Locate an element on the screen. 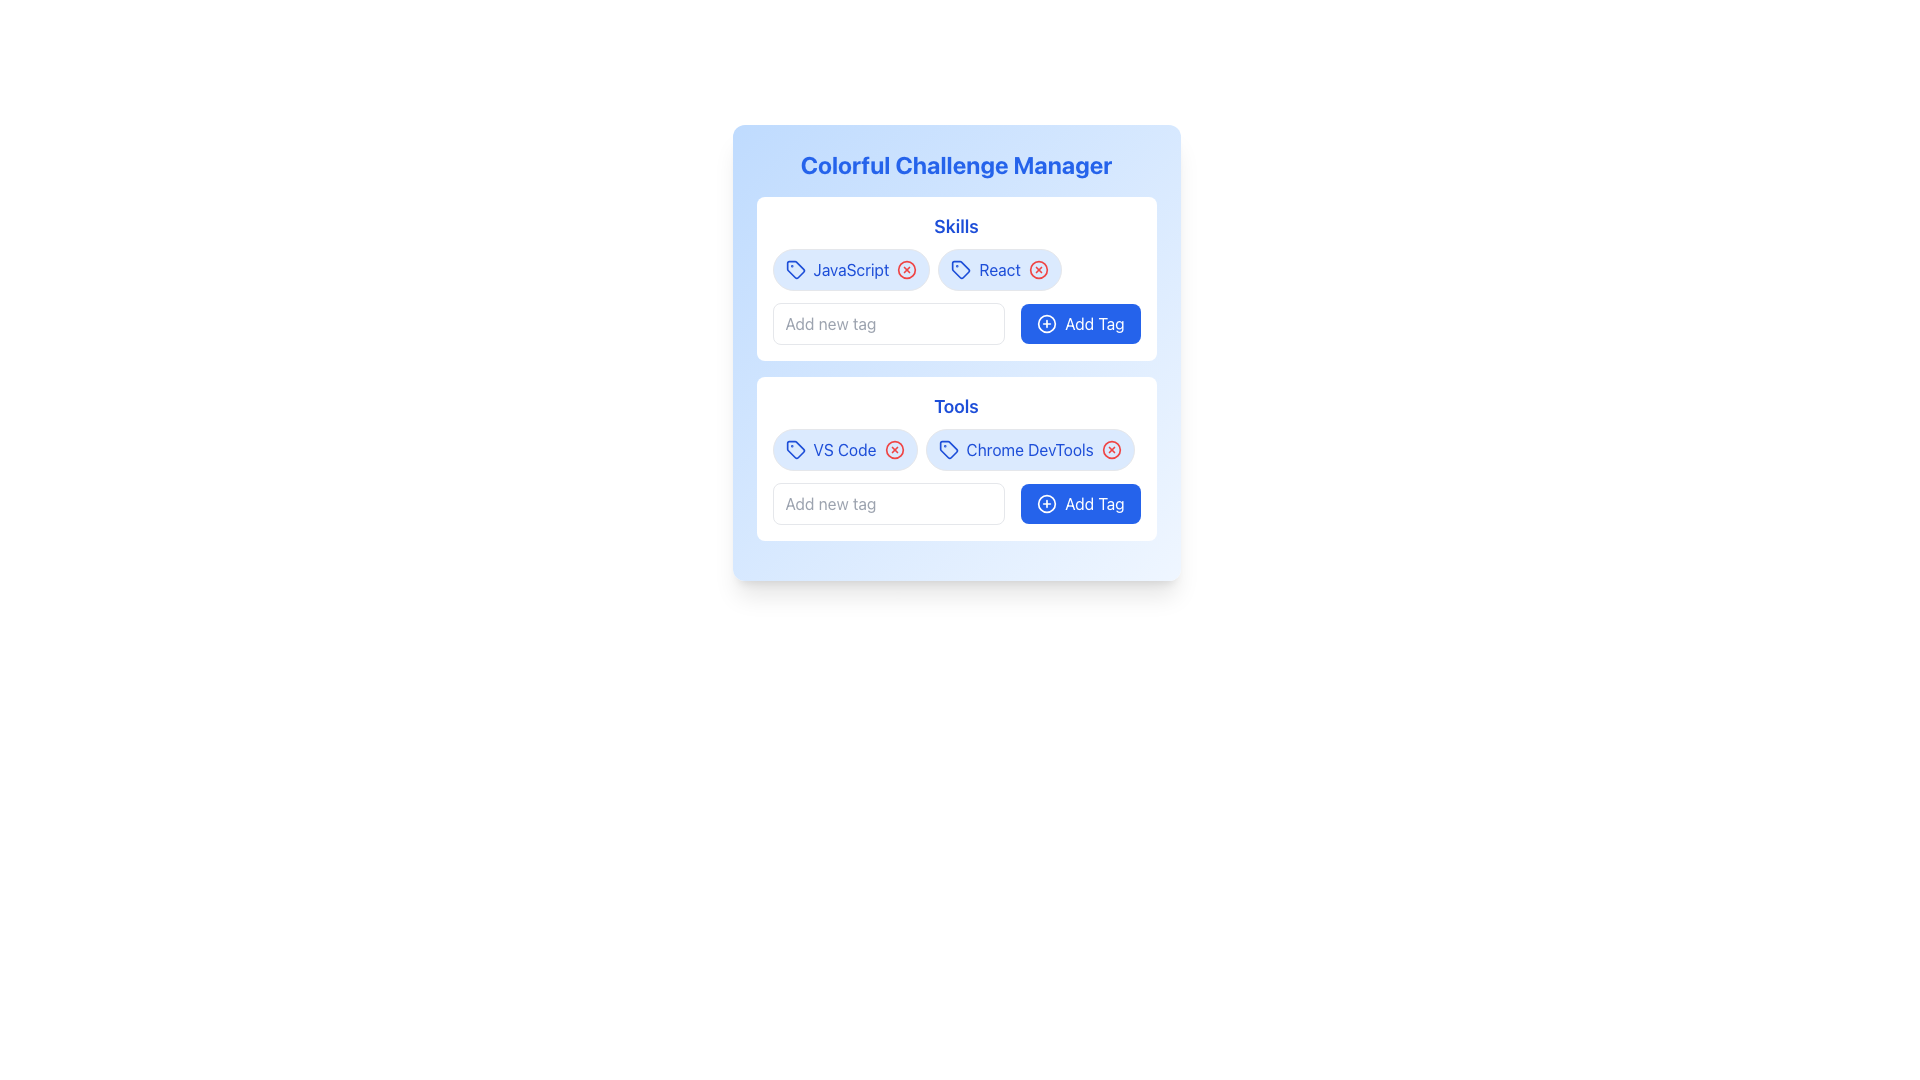 The height and width of the screenshot is (1080, 1920). the 'React' tag is located at coordinates (999, 270).